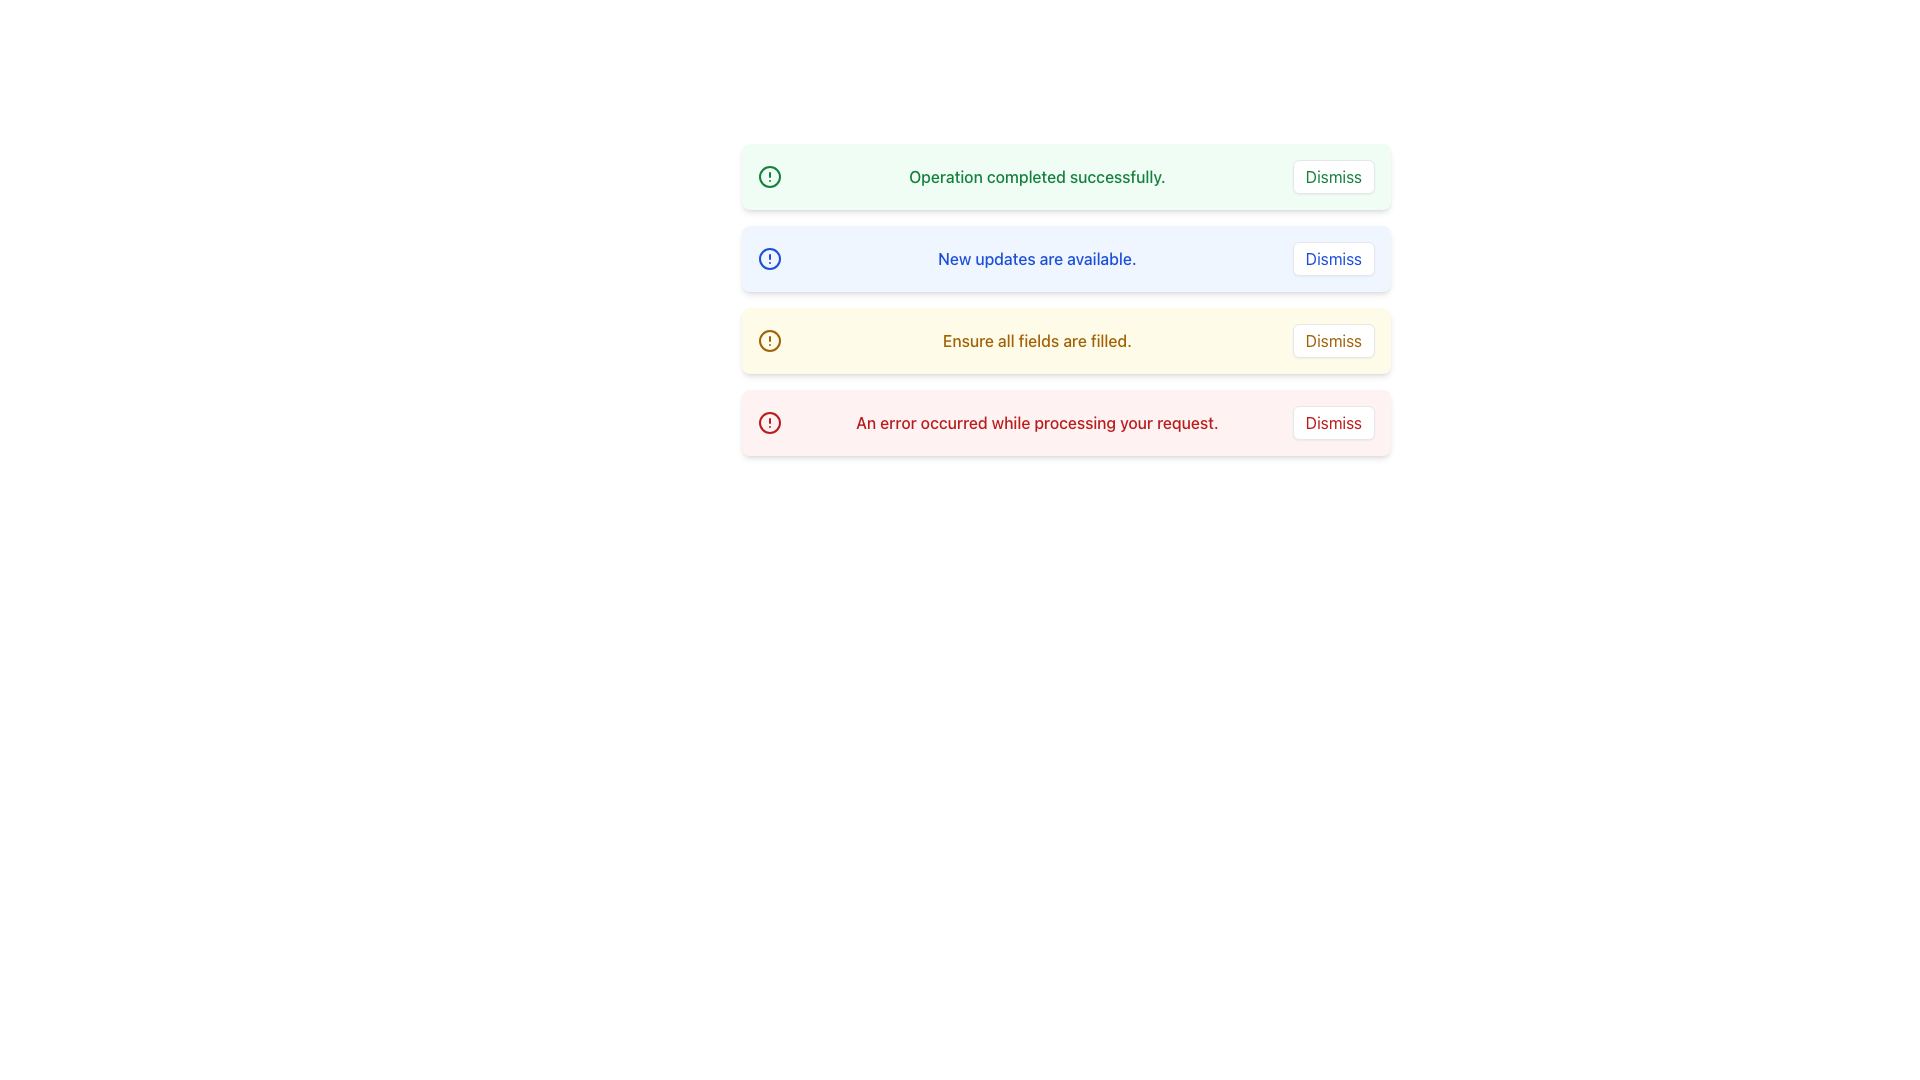 This screenshot has width=1920, height=1080. I want to click on the 'Dismiss' button located at the far right end of the green notification bar that reads 'Operation completed successfully.', so click(1333, 176).